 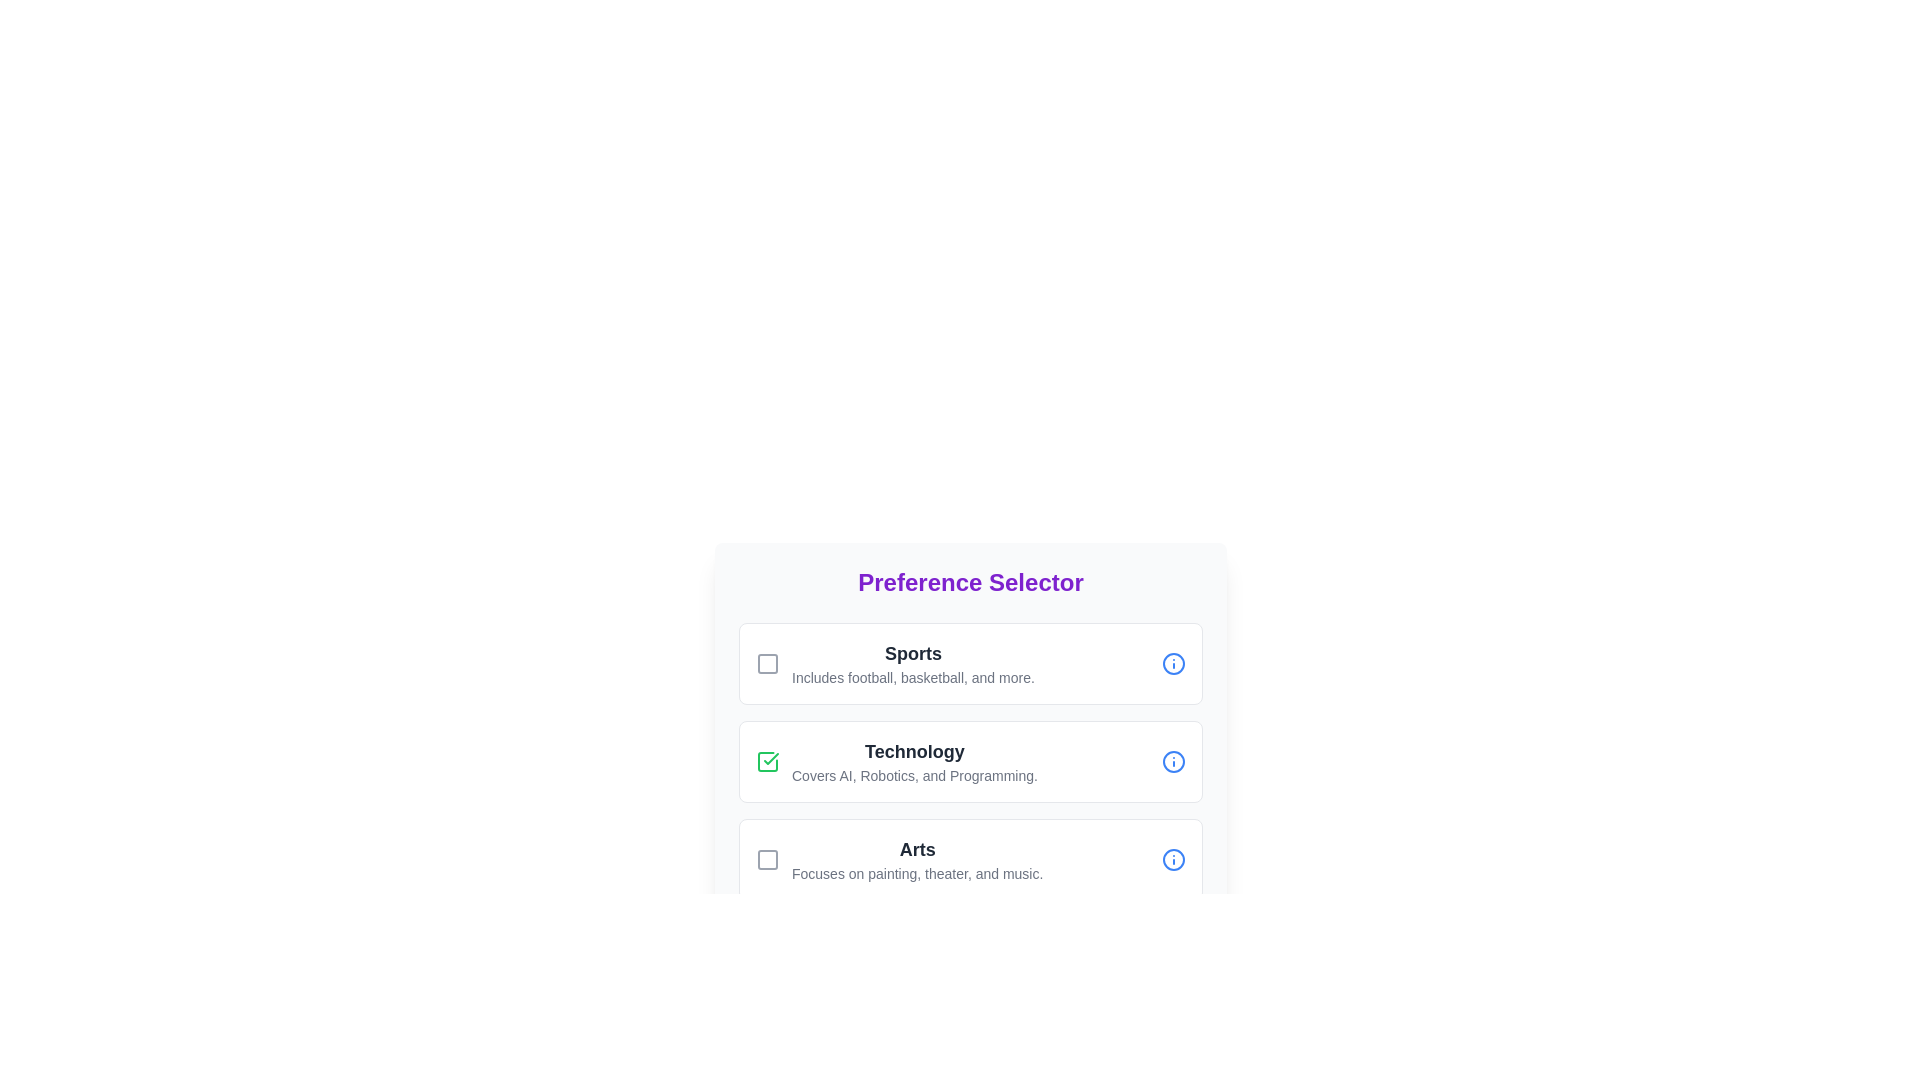 I want to click on the preference by clicking on the checkbox corresponding to Arts, so click(x=767, y=859).